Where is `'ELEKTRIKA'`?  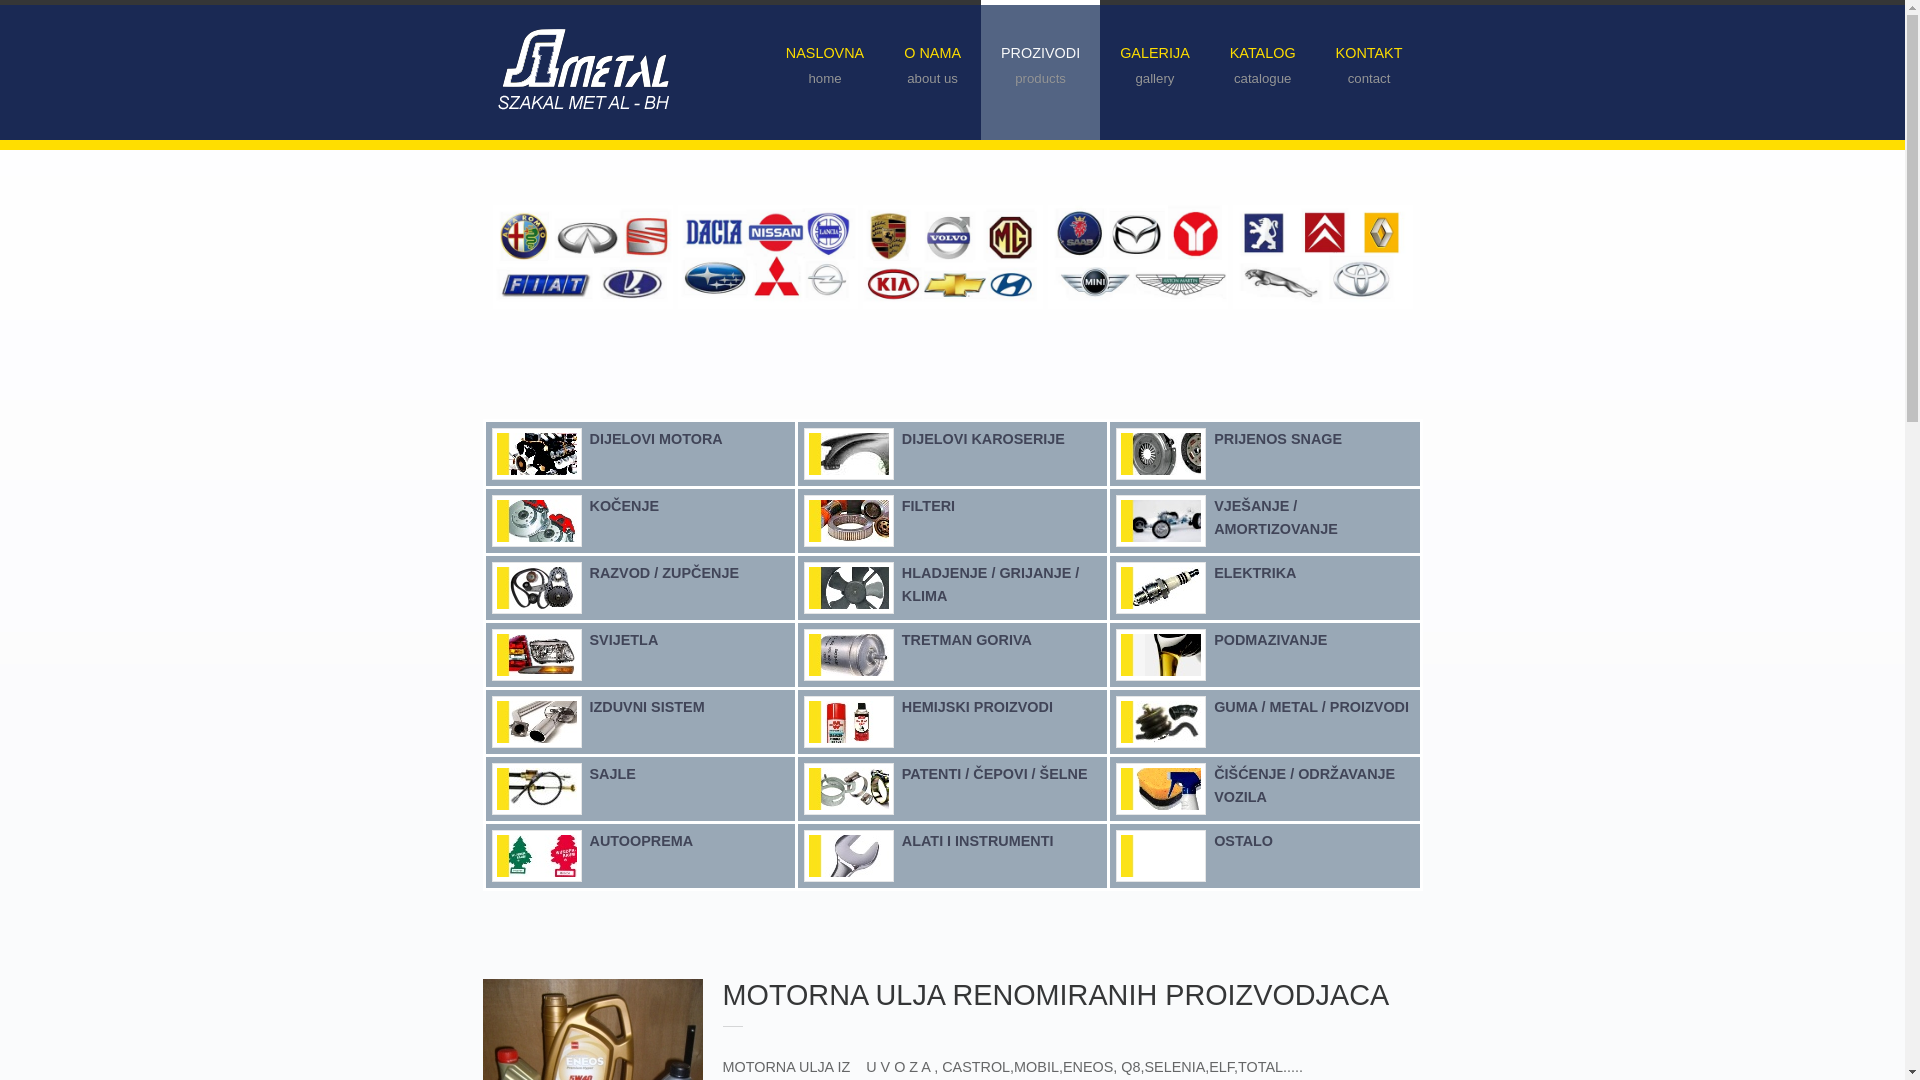 'ELEKTRIKA' is located at coordinates (1253, 573).